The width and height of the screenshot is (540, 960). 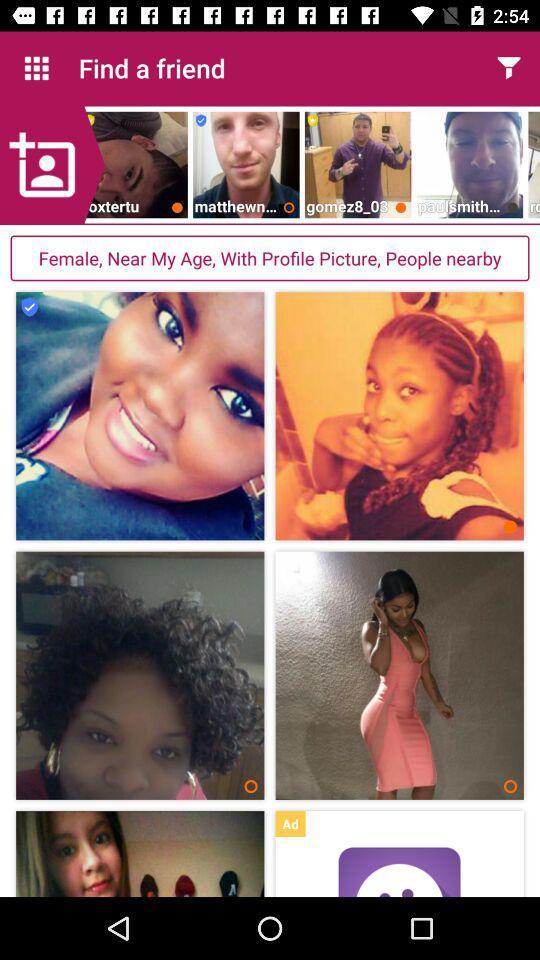 What do you see at coordinates (534, 164) in the screenshot?
I see `the last image below find a friend` at bounding box center [534, 164].